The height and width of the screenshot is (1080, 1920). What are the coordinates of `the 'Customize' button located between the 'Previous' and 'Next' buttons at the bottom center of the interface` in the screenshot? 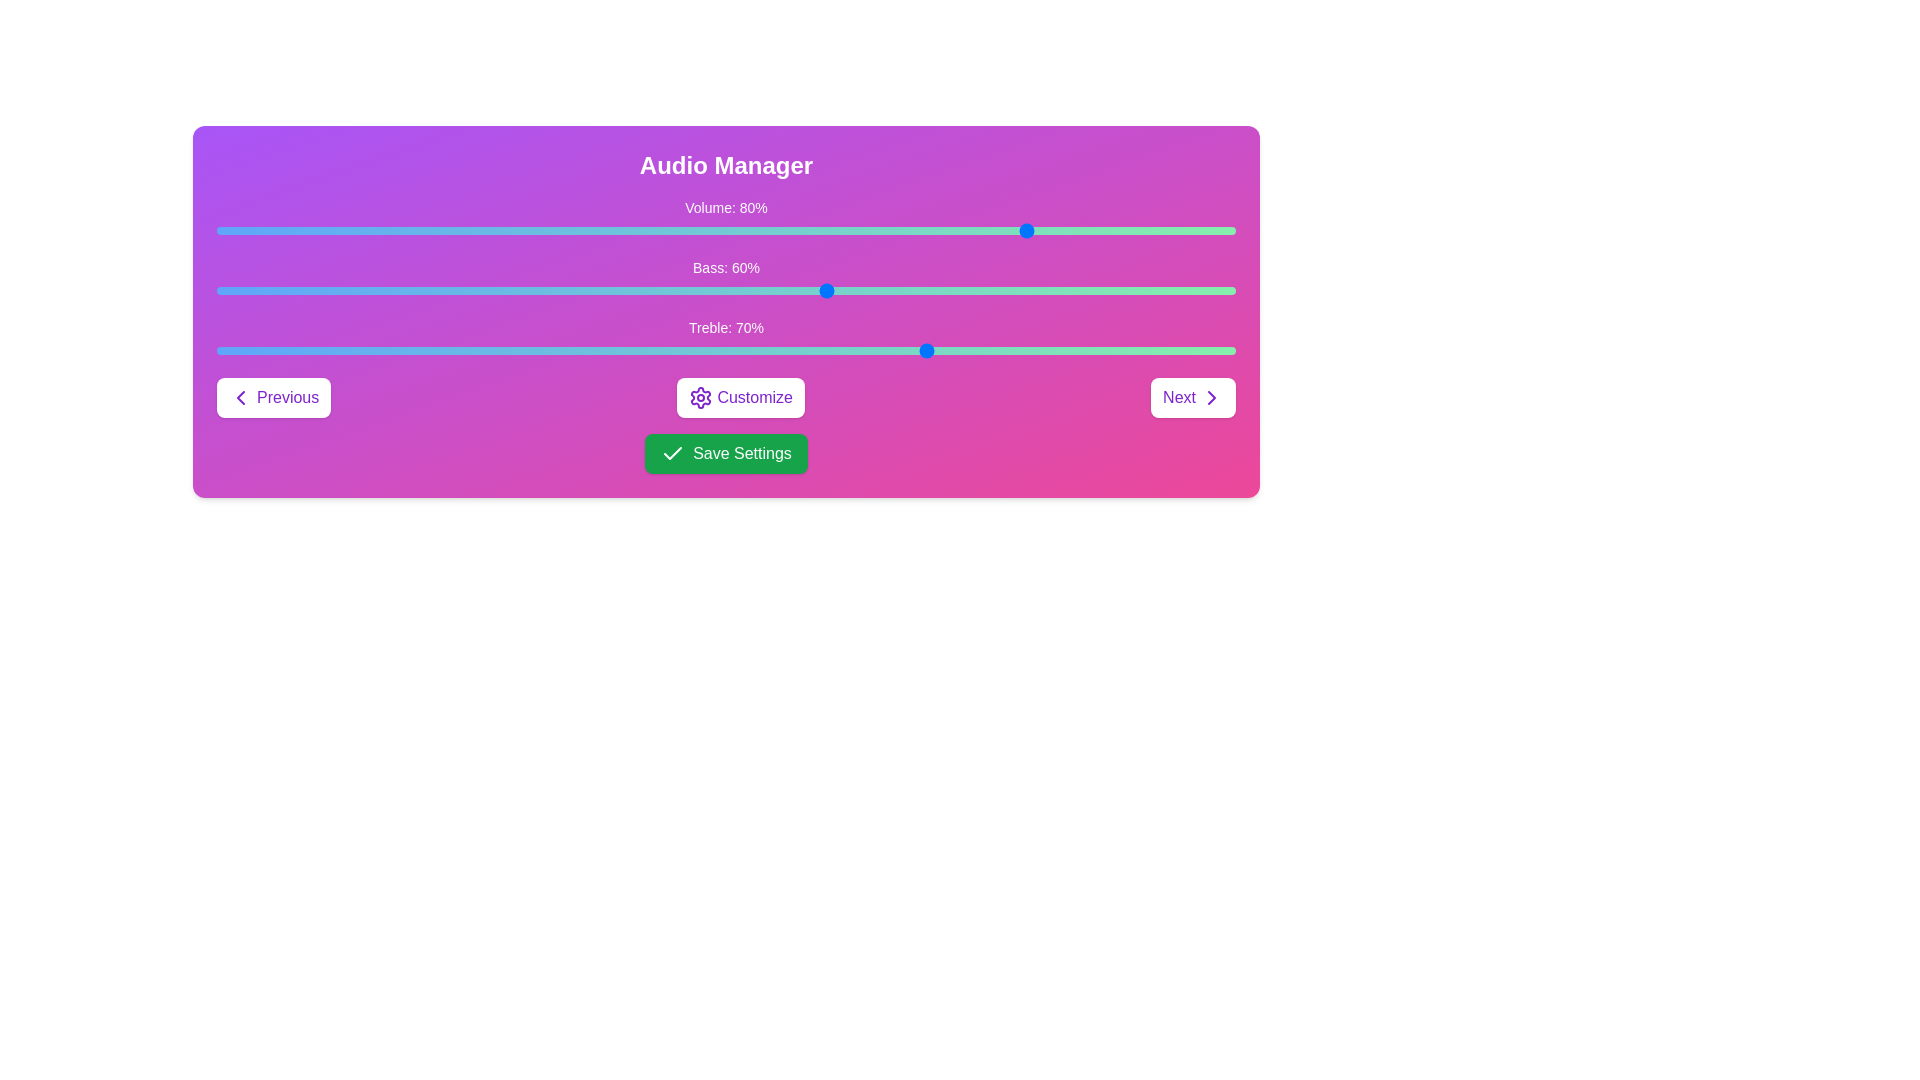 It's located at (740, 397).